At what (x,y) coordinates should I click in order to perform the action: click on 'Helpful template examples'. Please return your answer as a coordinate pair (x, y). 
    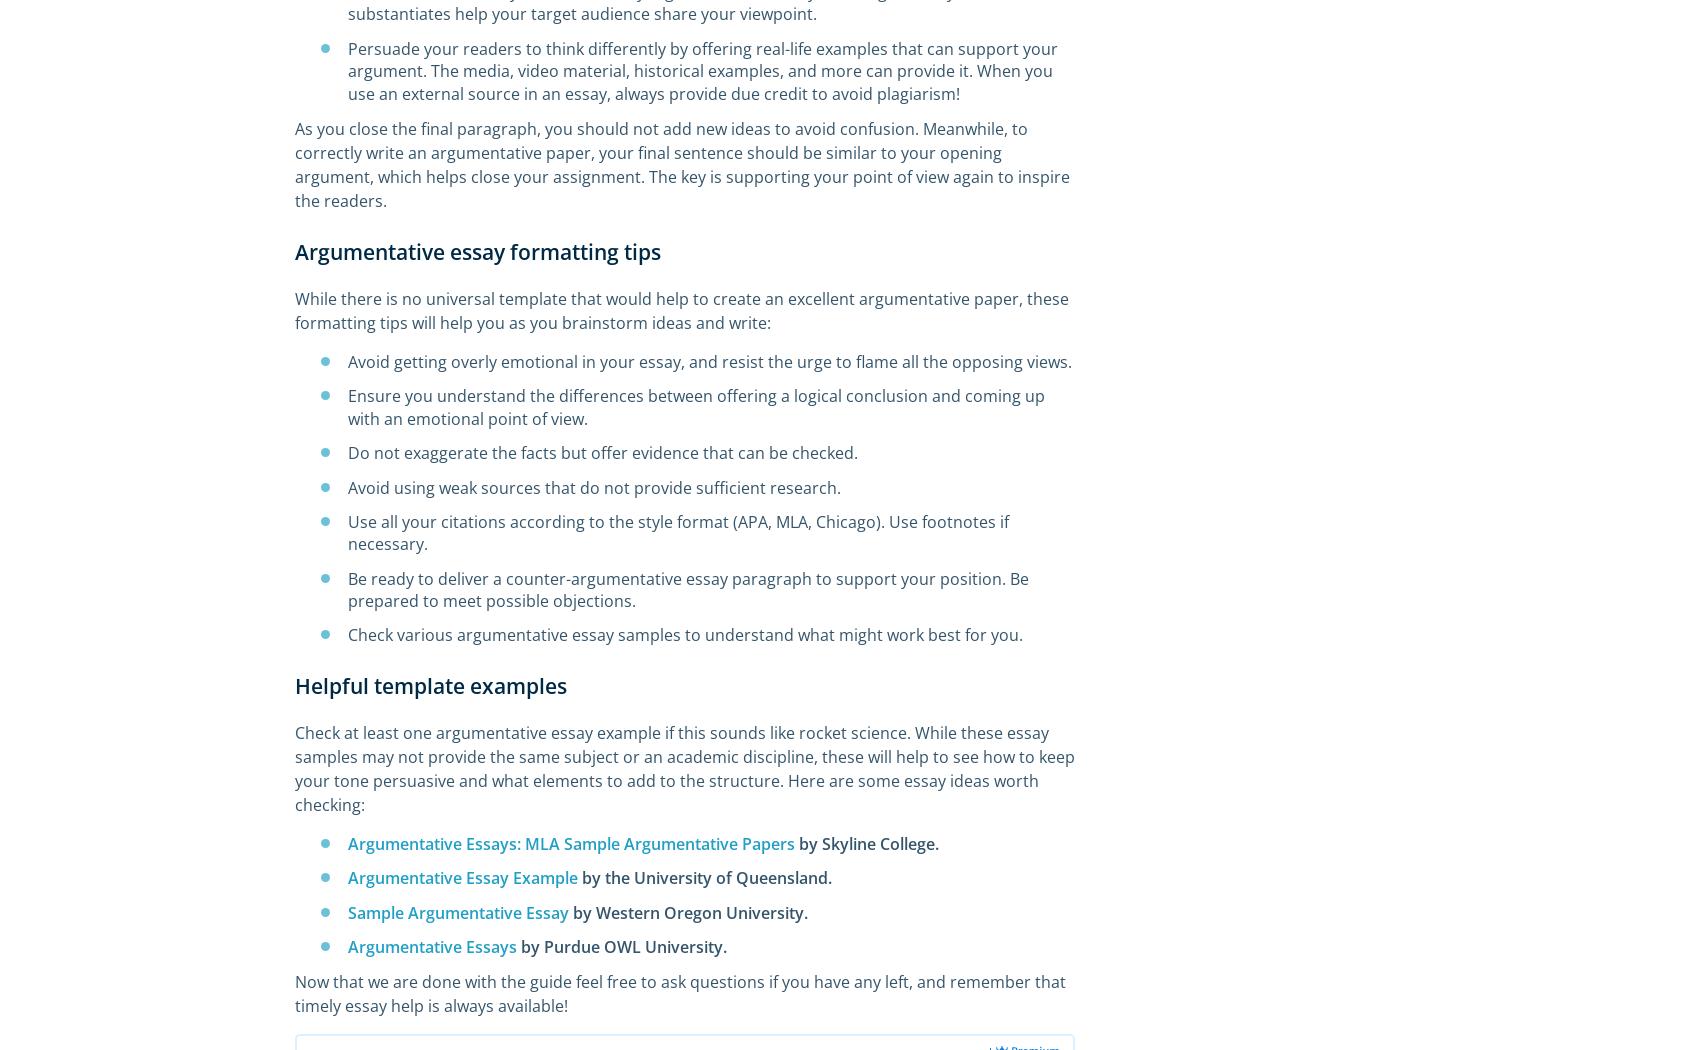
    Looking at the image, I should click on (430, 685).